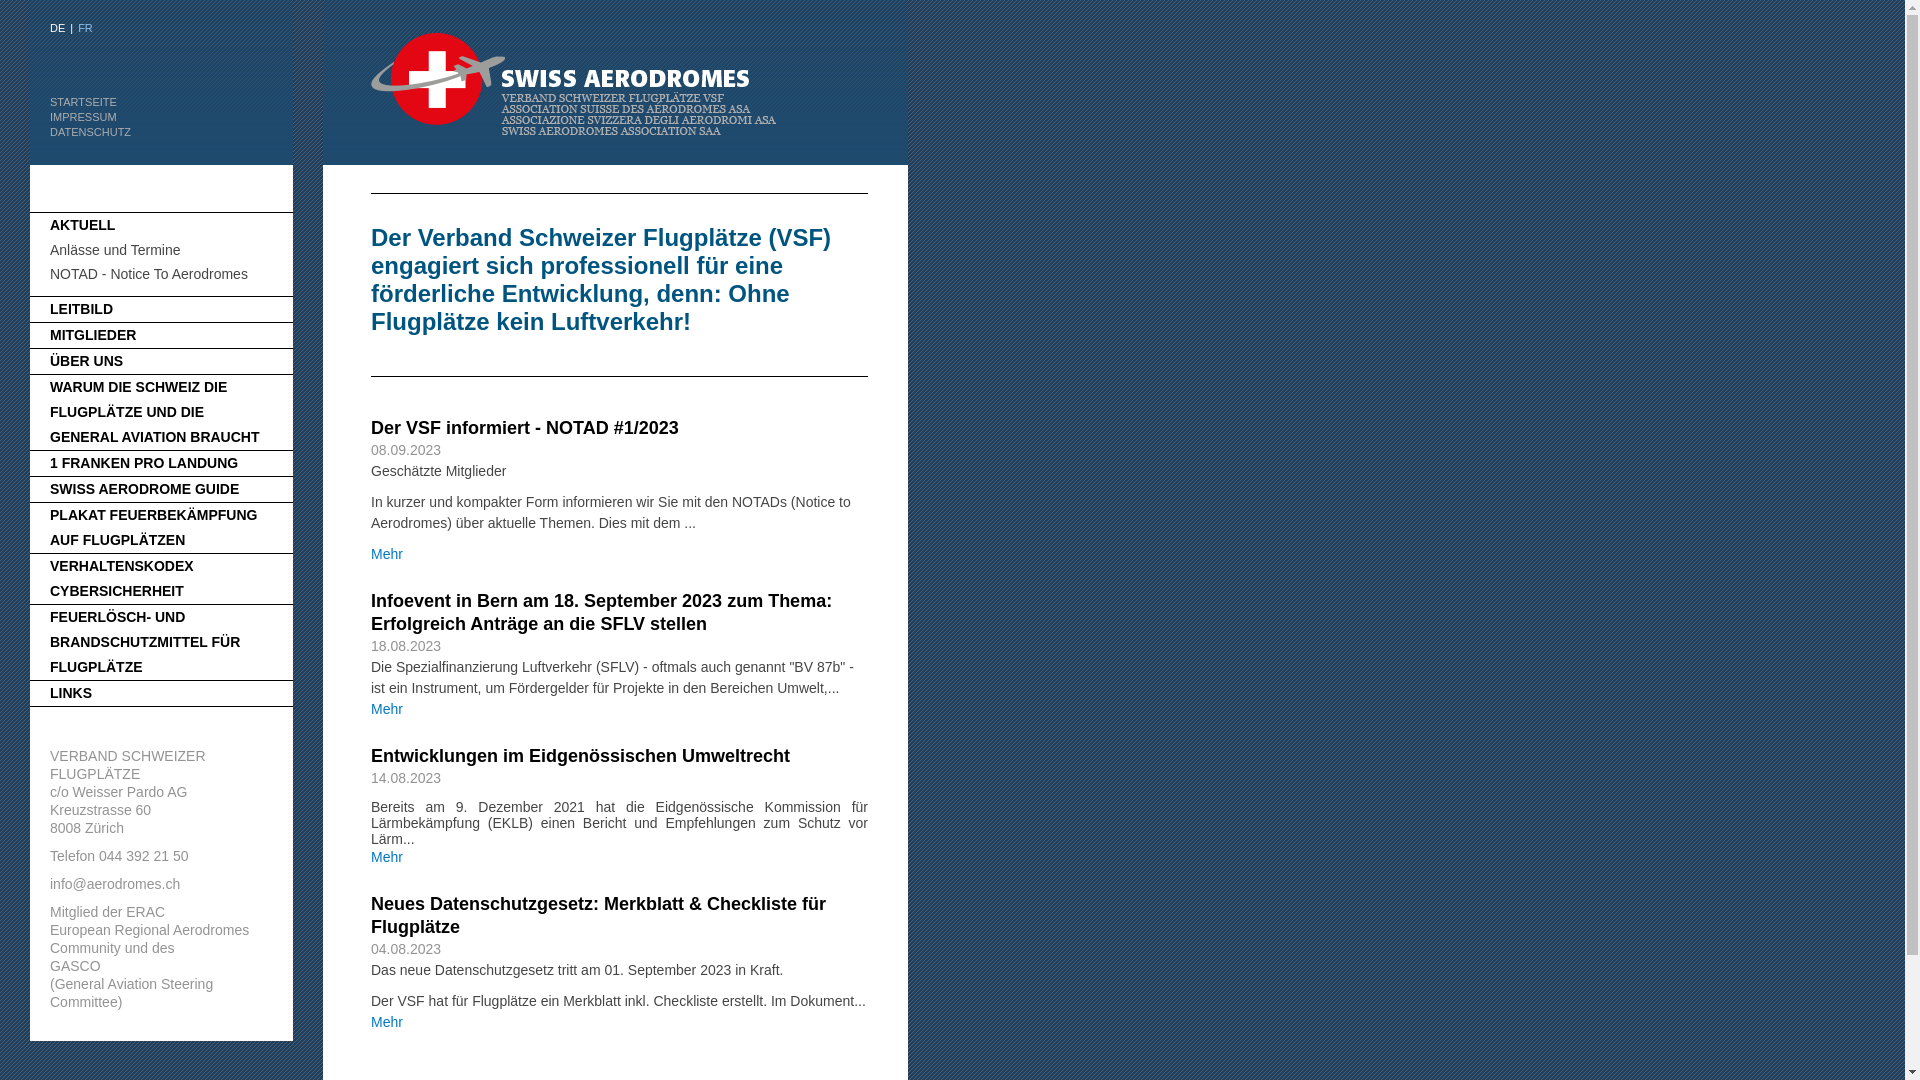 The image size is (1920, 1080). Describe the element at coordinates (387, 855) in the screenshot. I see `'Mehr'` at that location.